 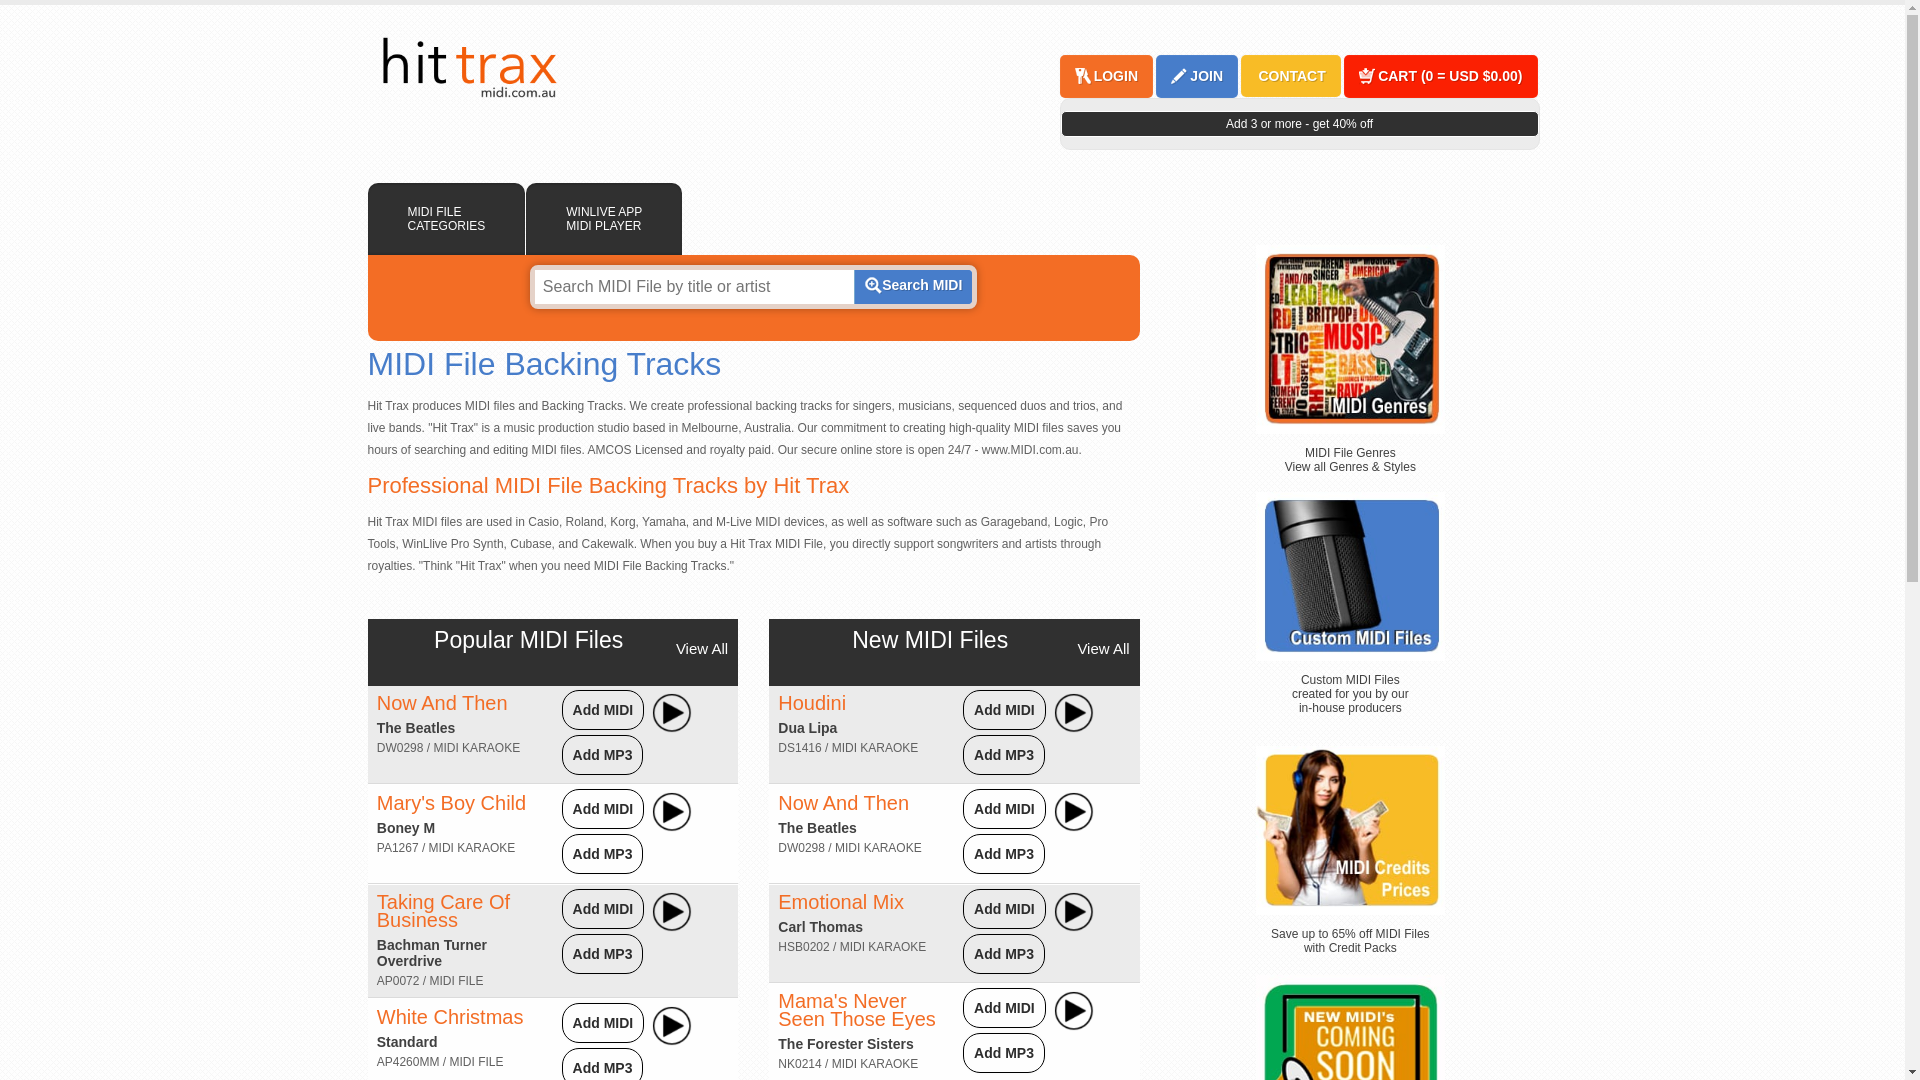 I want to click on 'Mama's Never Seen Those Eyes', so click(x=776, y=1010).